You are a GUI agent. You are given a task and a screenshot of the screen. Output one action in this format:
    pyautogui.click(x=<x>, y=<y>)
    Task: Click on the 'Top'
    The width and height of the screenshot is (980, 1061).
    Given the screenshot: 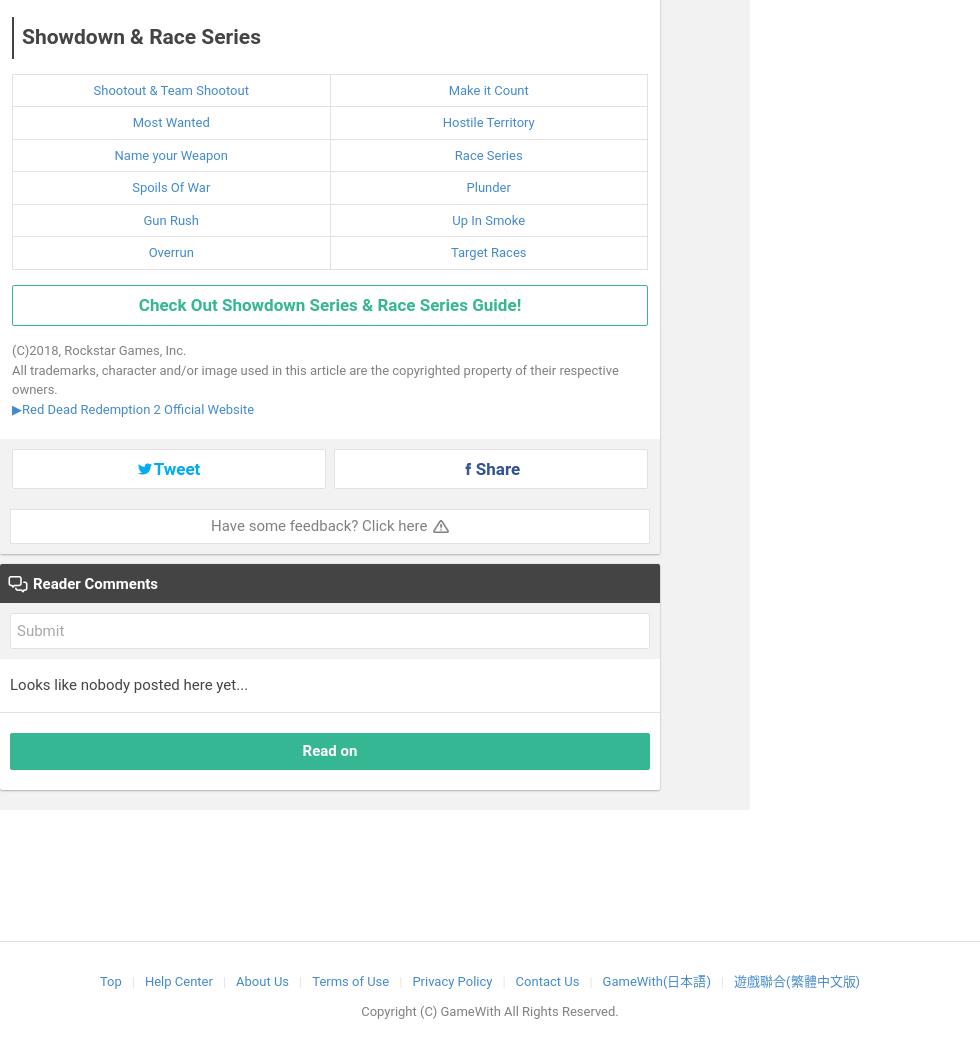 What is the action you would take?
    pyautogui.click(x=109, y=979)
    